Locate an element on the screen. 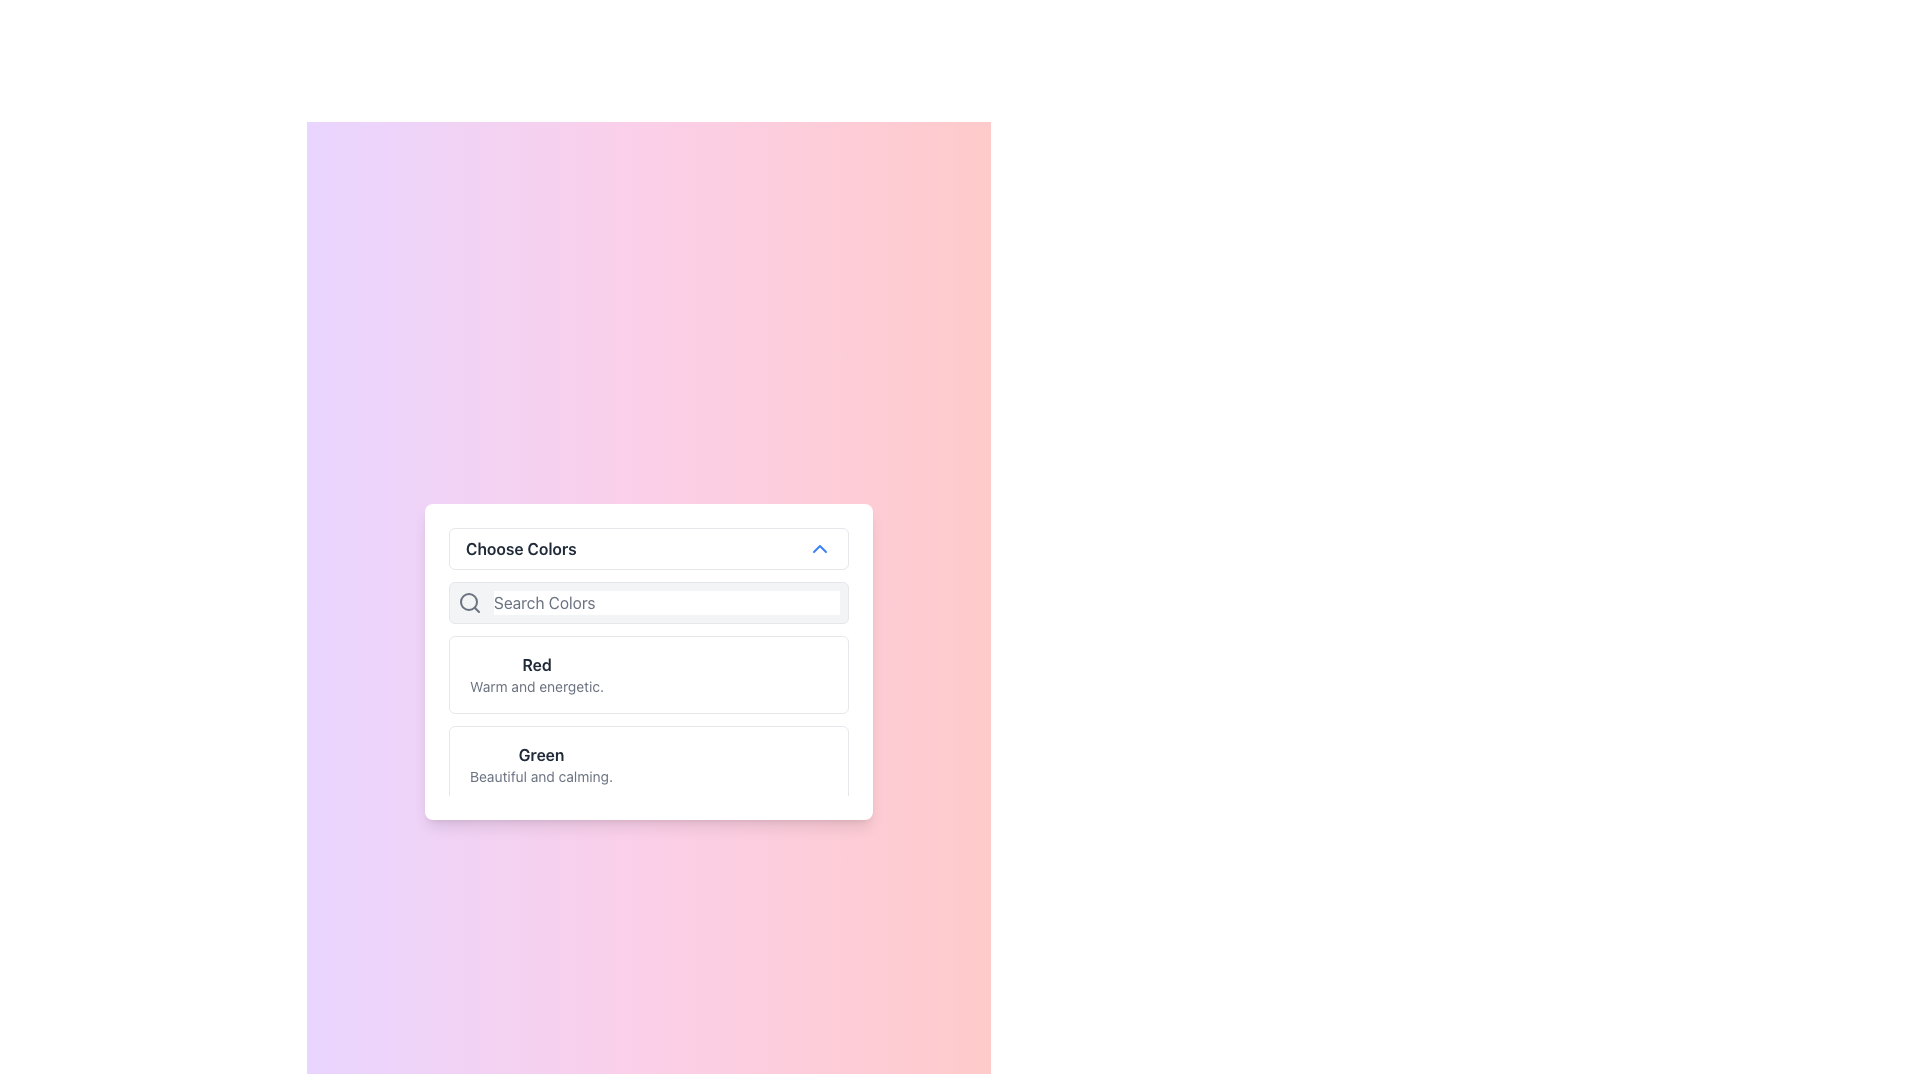 The image size is (1920, 1080). the first selectable color option in the list, which is displayed below the 'Choose Colors' title and above the search bar is located at coordinates (648, 662).